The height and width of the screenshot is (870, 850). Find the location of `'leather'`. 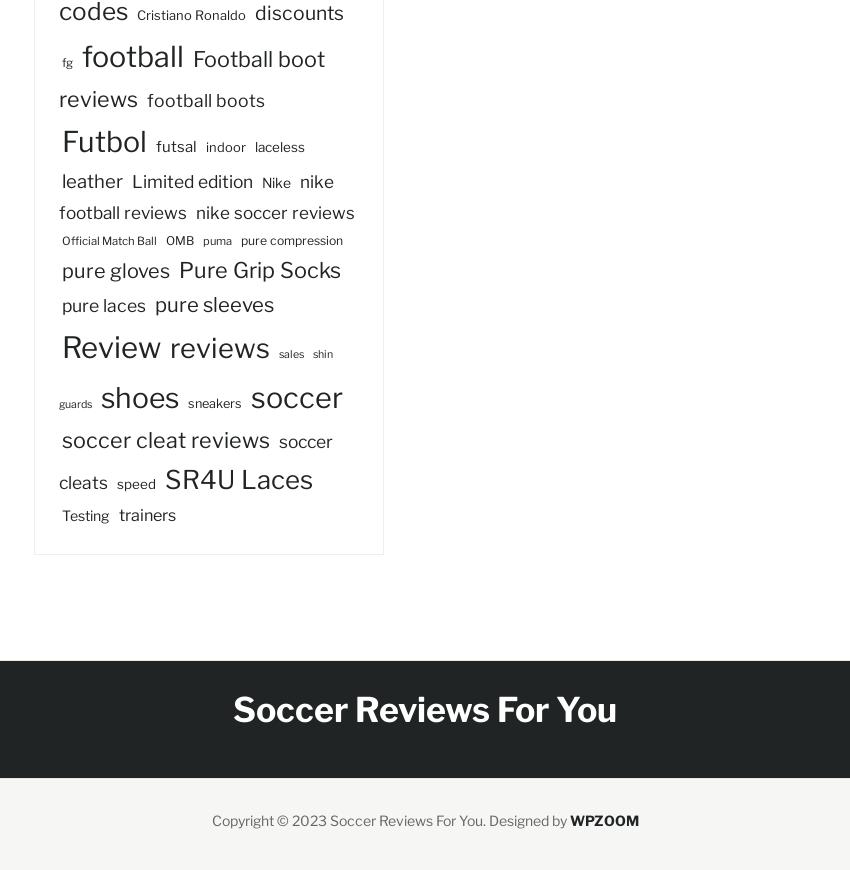

'leather' is located at coordinates (61, 180).